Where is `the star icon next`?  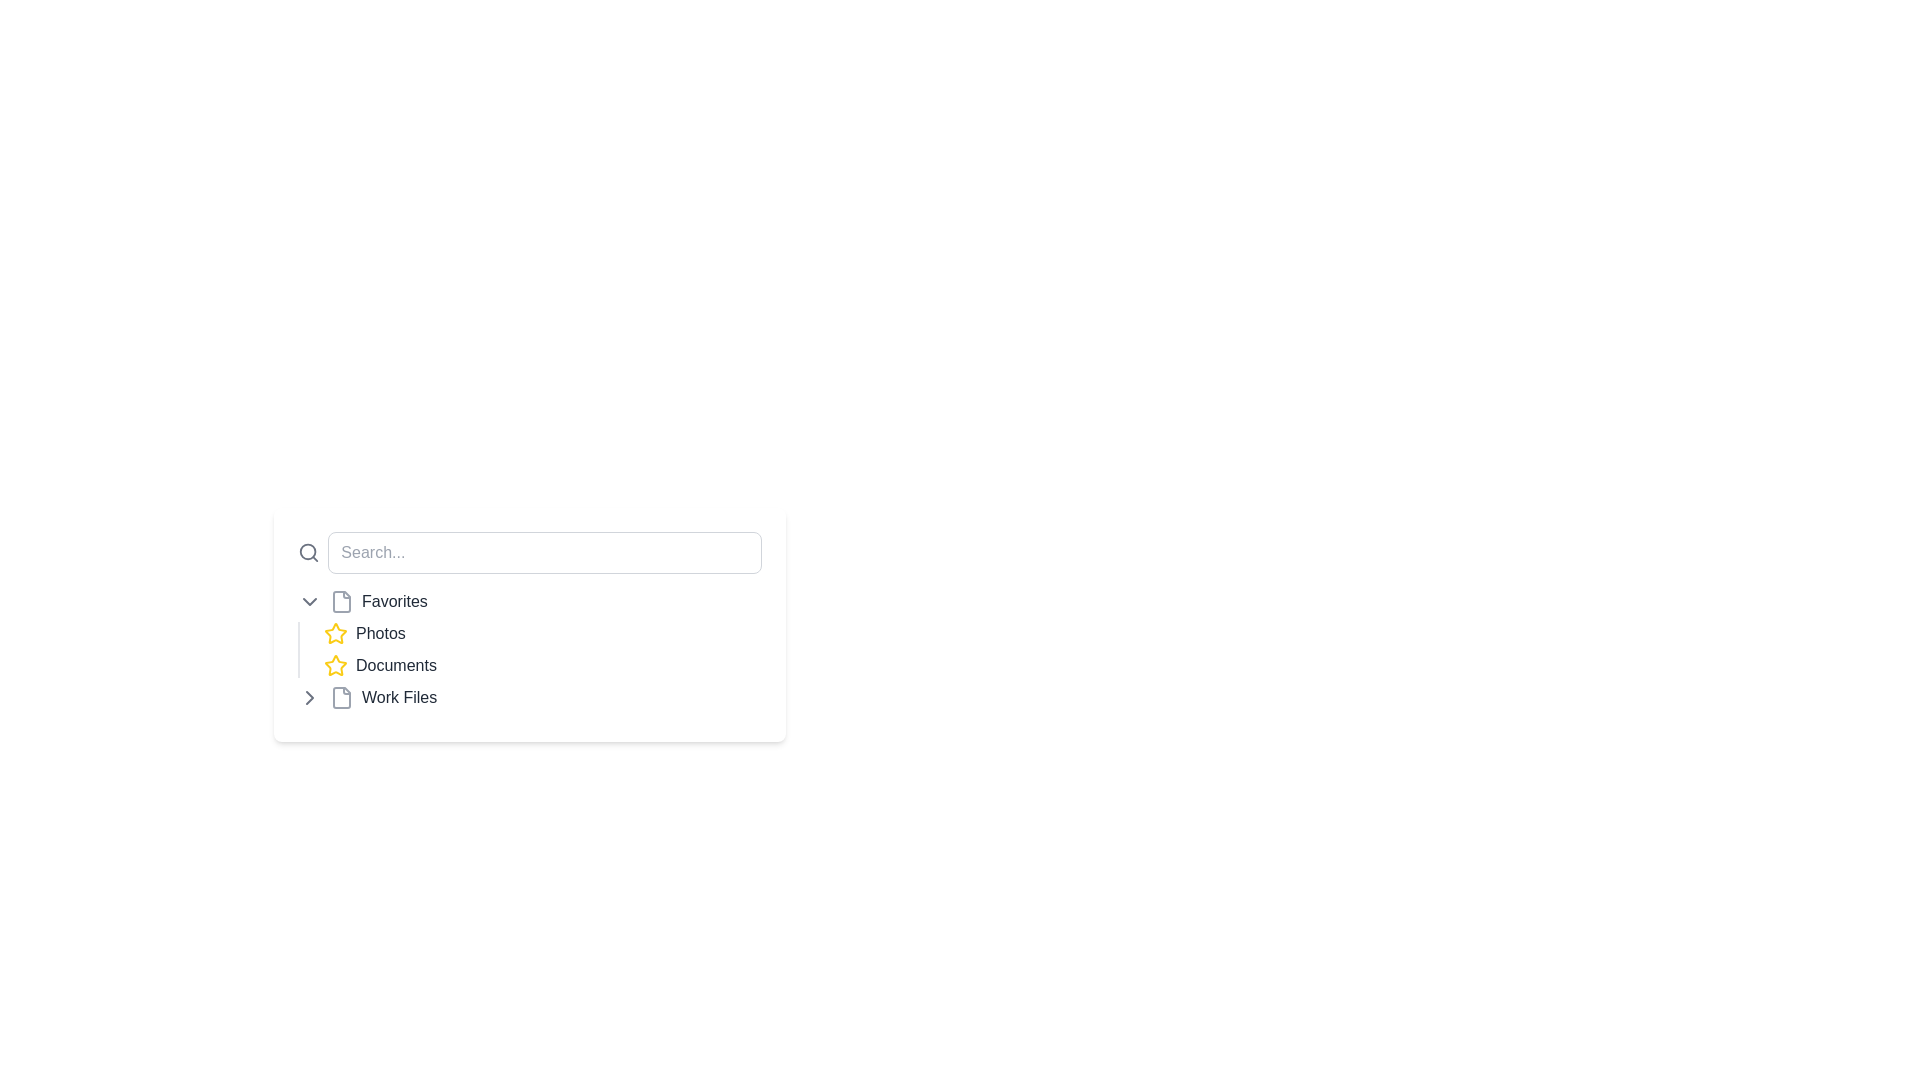
the star icon next is located at coordinates (336, 633).